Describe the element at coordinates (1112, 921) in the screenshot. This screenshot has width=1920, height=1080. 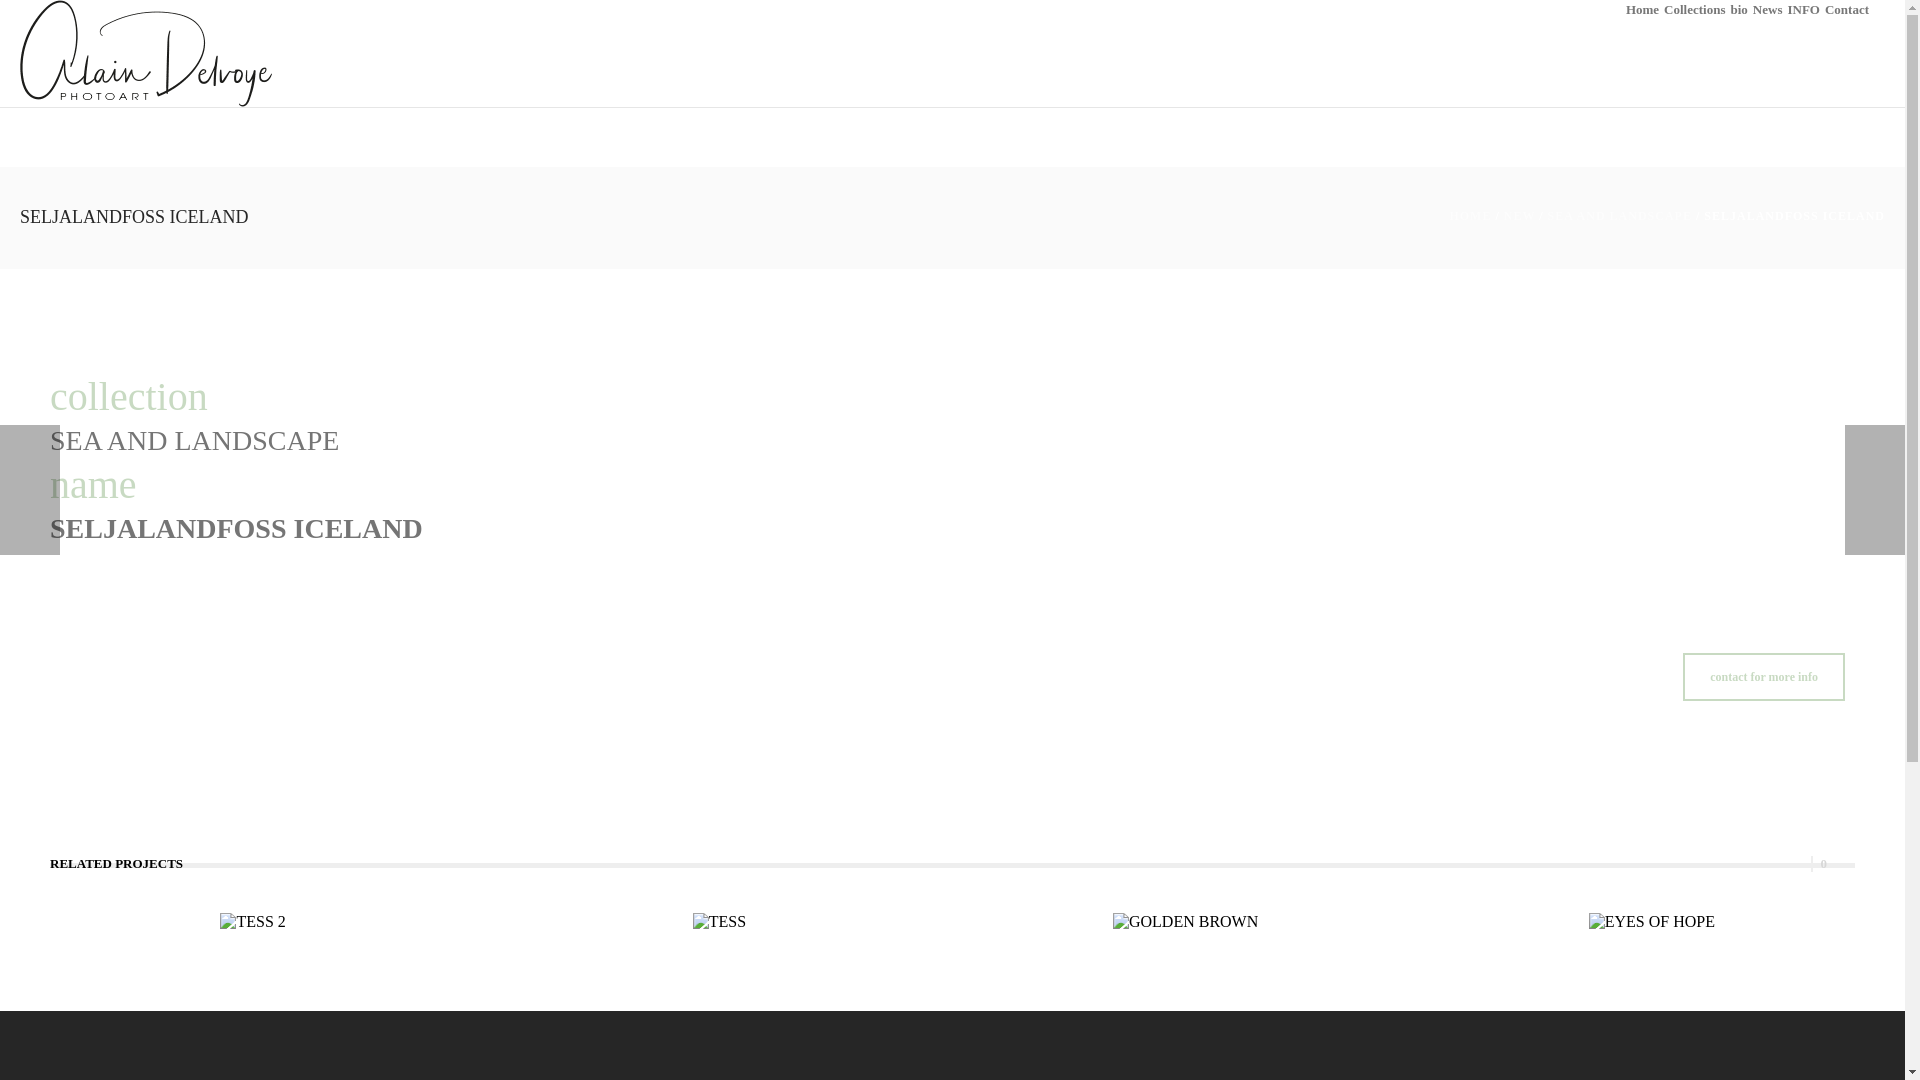
I see `'GOLDEN BROWN'` at that location.